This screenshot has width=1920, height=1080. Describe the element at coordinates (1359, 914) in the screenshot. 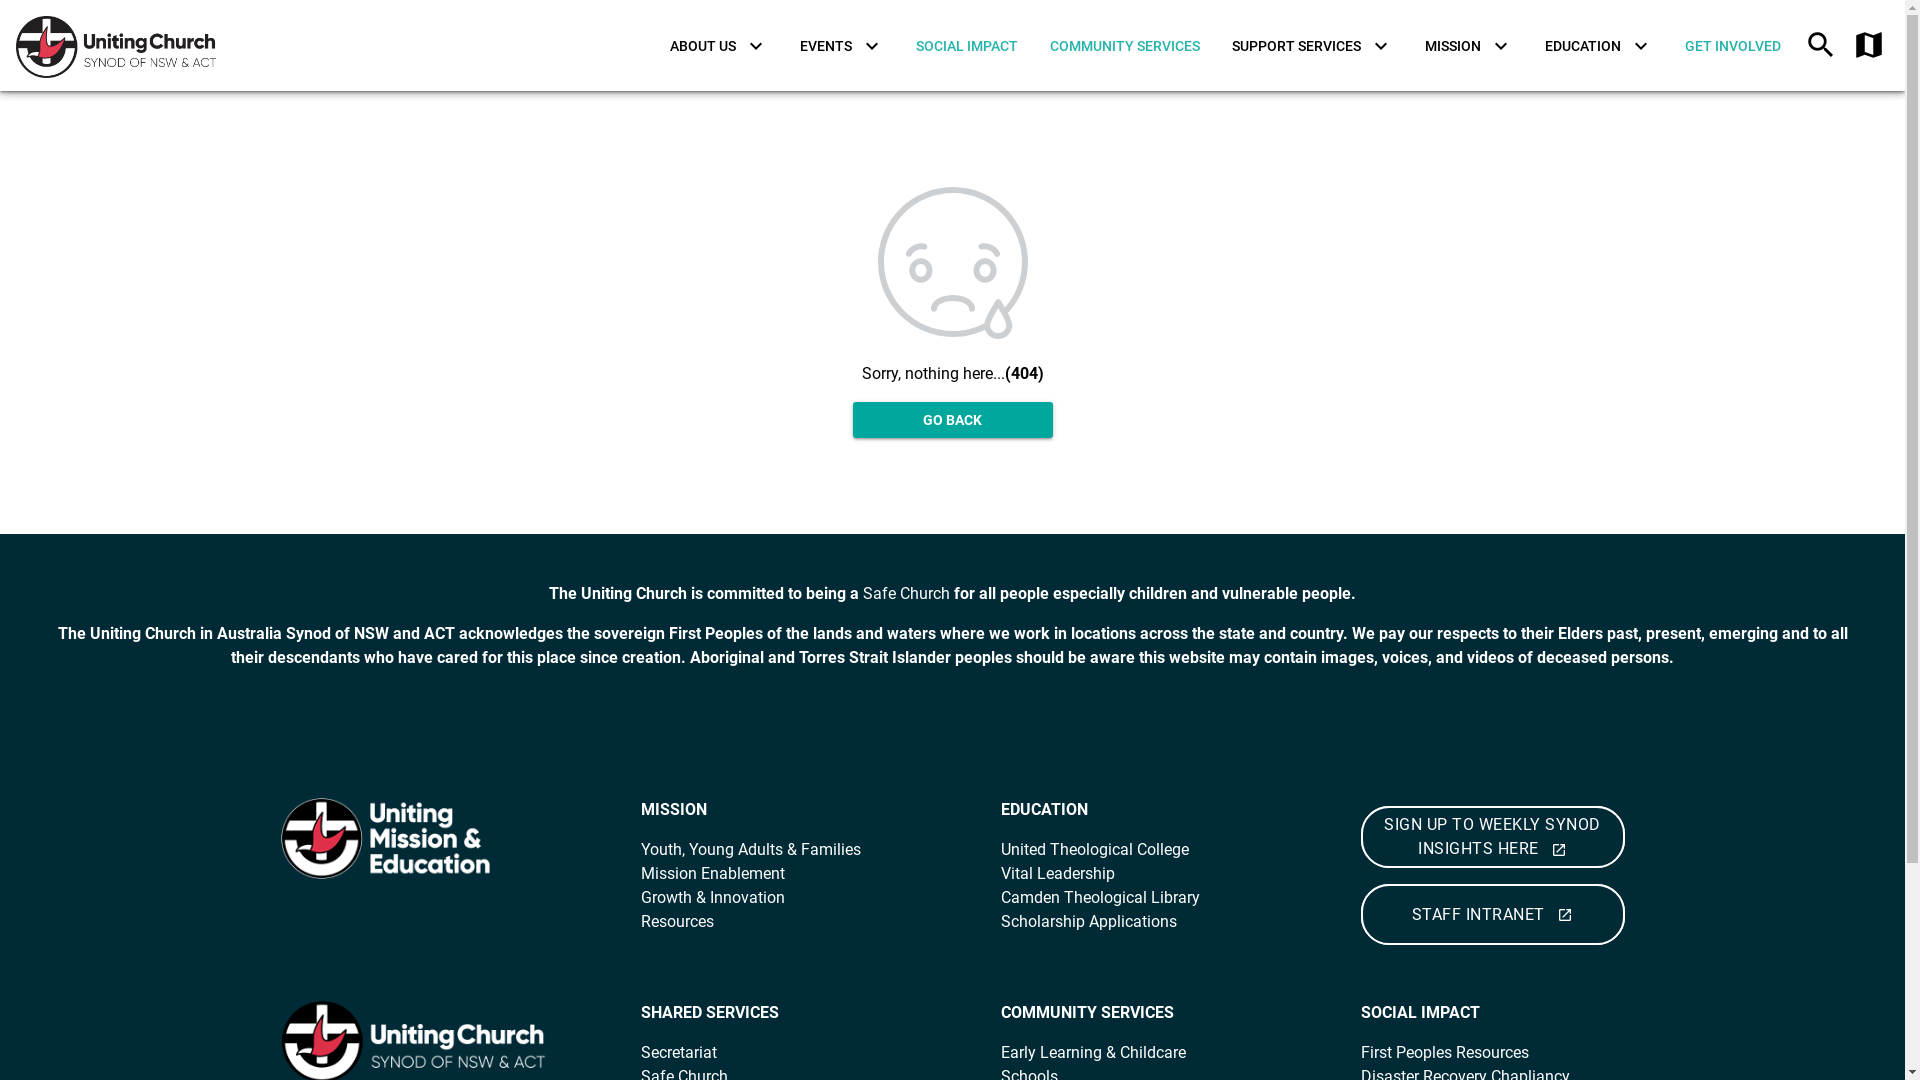

I see `'STAFF INTRANET` at that location.